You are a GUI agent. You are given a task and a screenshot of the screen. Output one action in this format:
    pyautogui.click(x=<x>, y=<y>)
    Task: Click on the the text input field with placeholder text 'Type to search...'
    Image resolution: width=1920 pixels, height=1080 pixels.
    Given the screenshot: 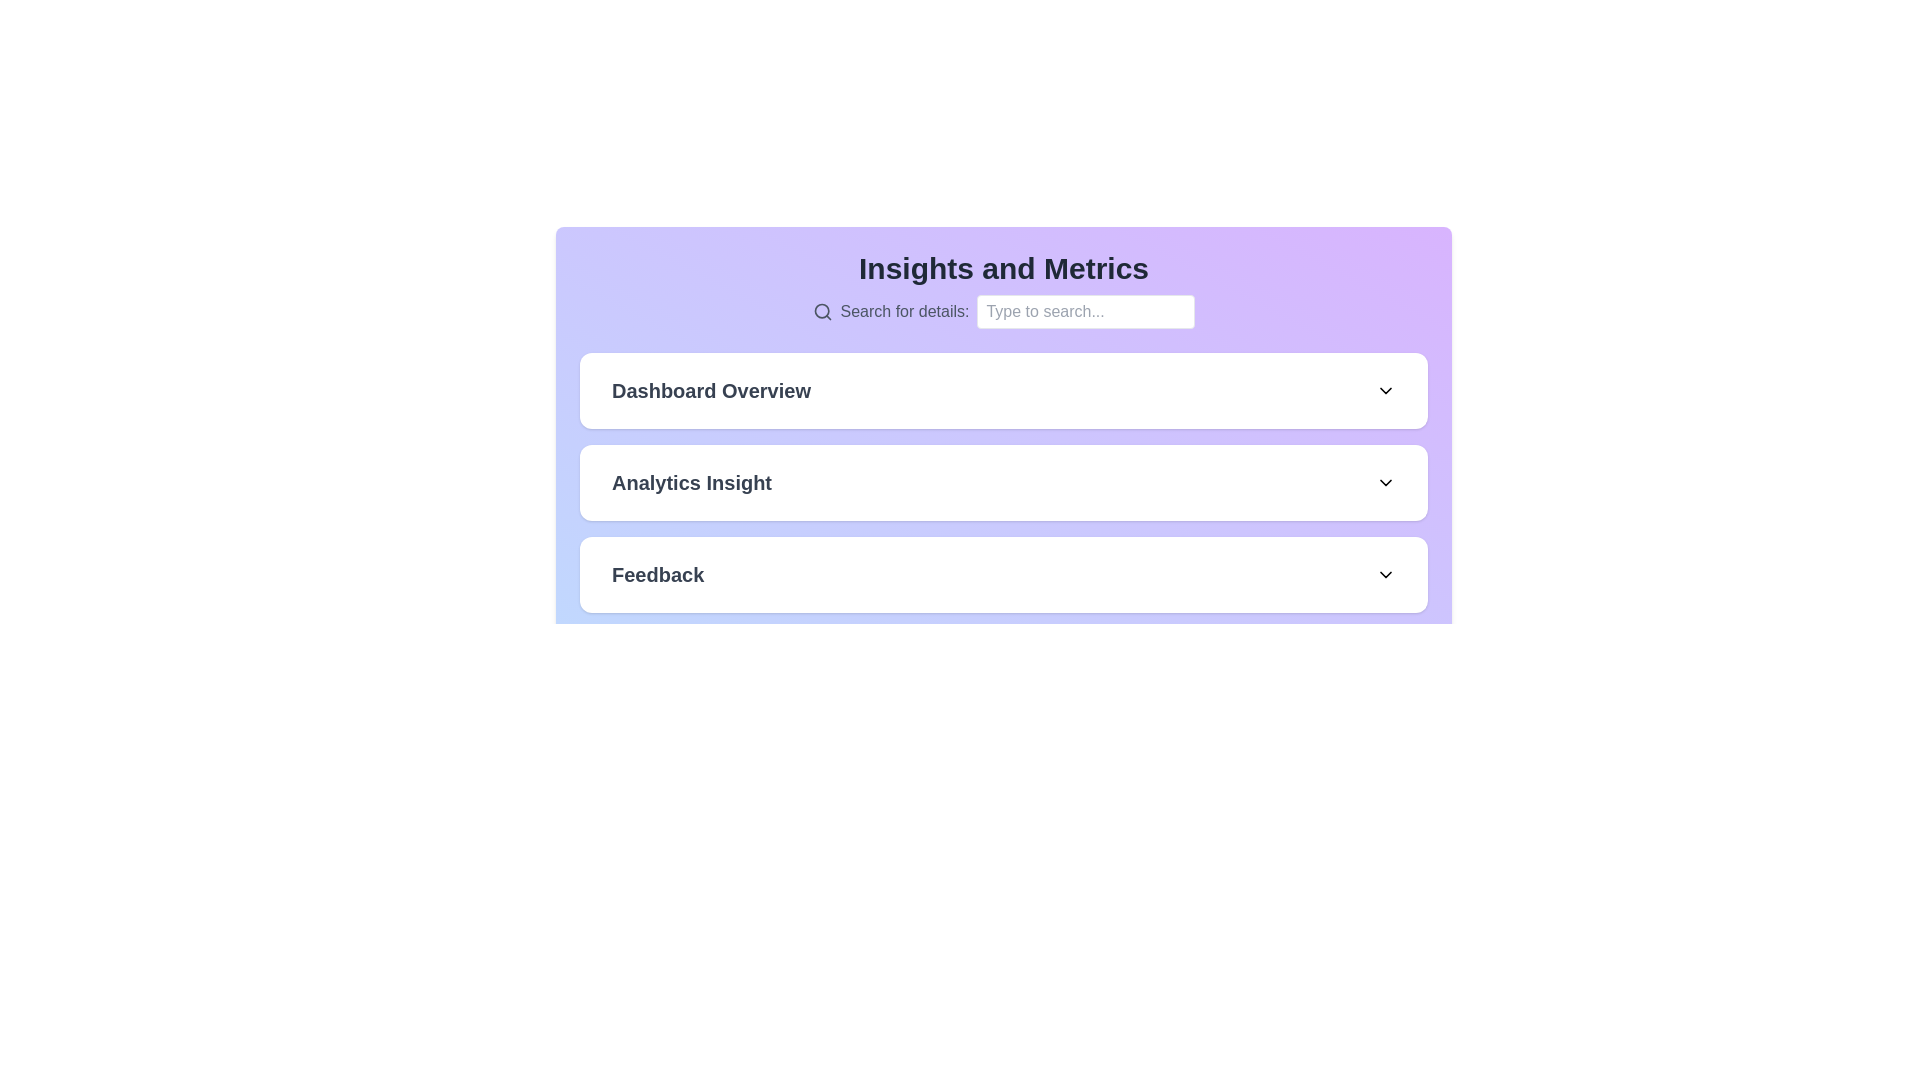 What is the action you would take?
    pyautogui.click(x=1085, y=312)
    